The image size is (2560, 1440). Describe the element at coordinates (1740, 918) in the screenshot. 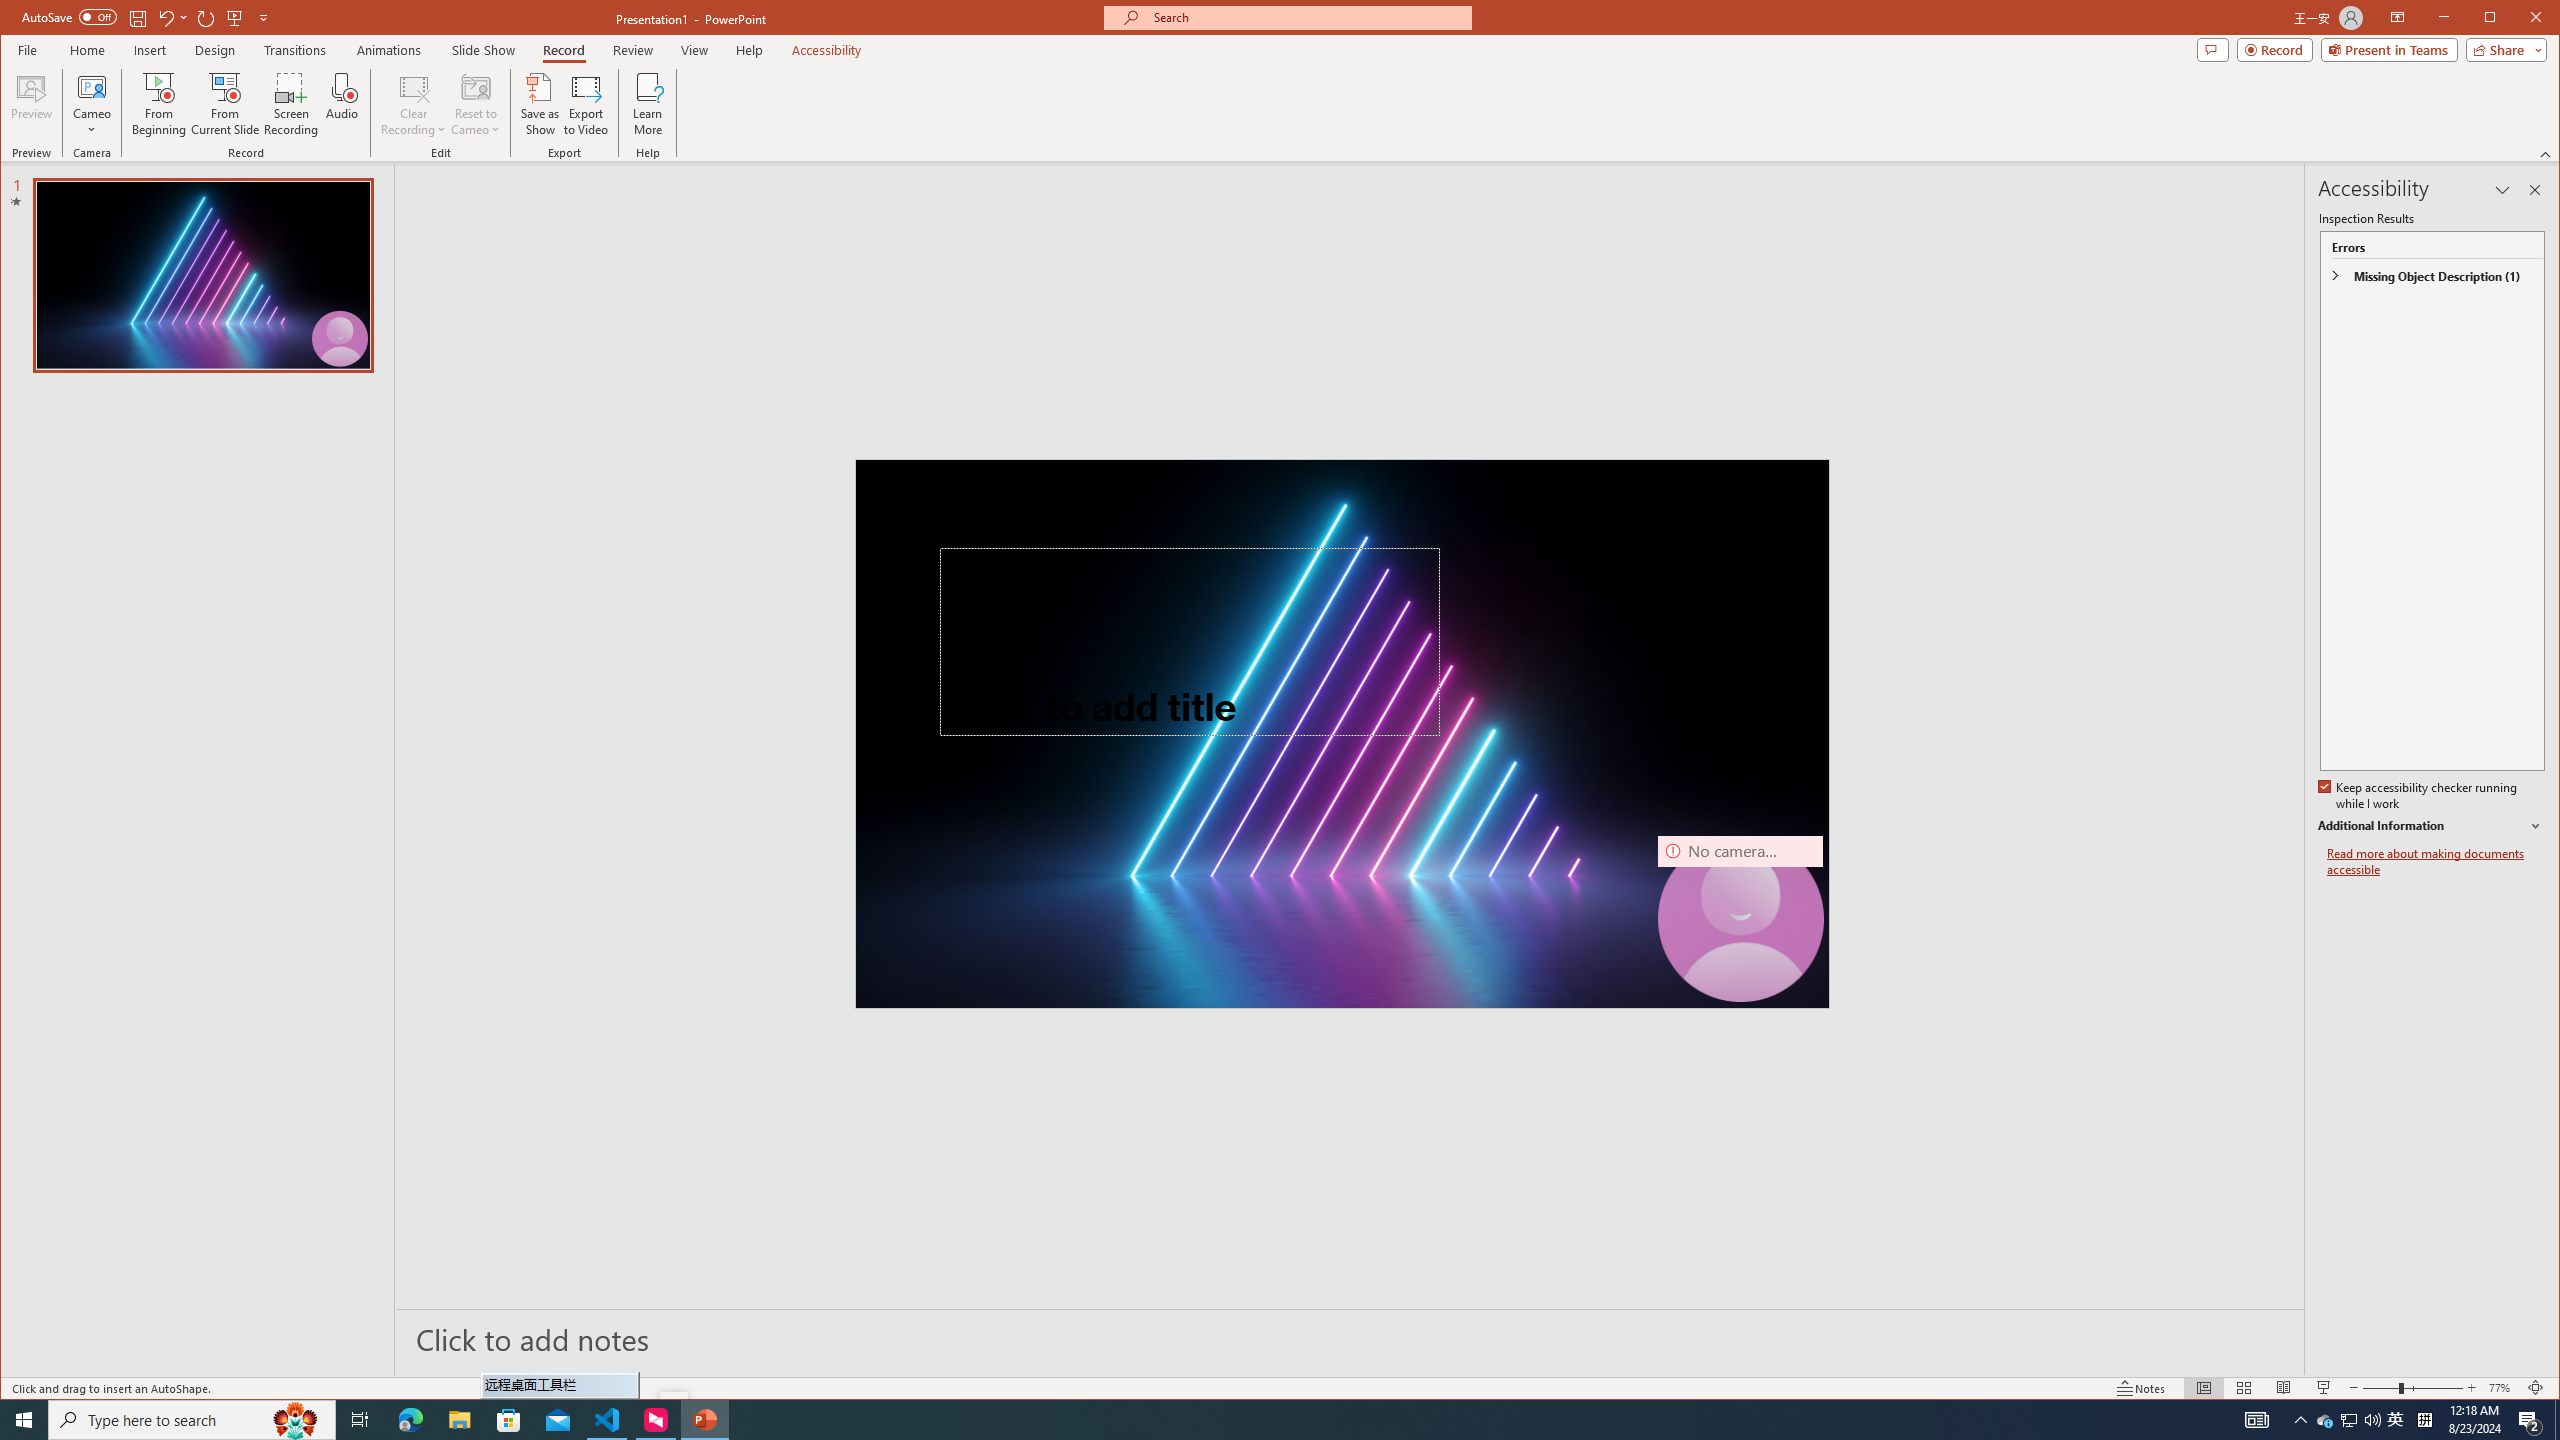

I see `'Camera 7, No camera detected.'` at that location.